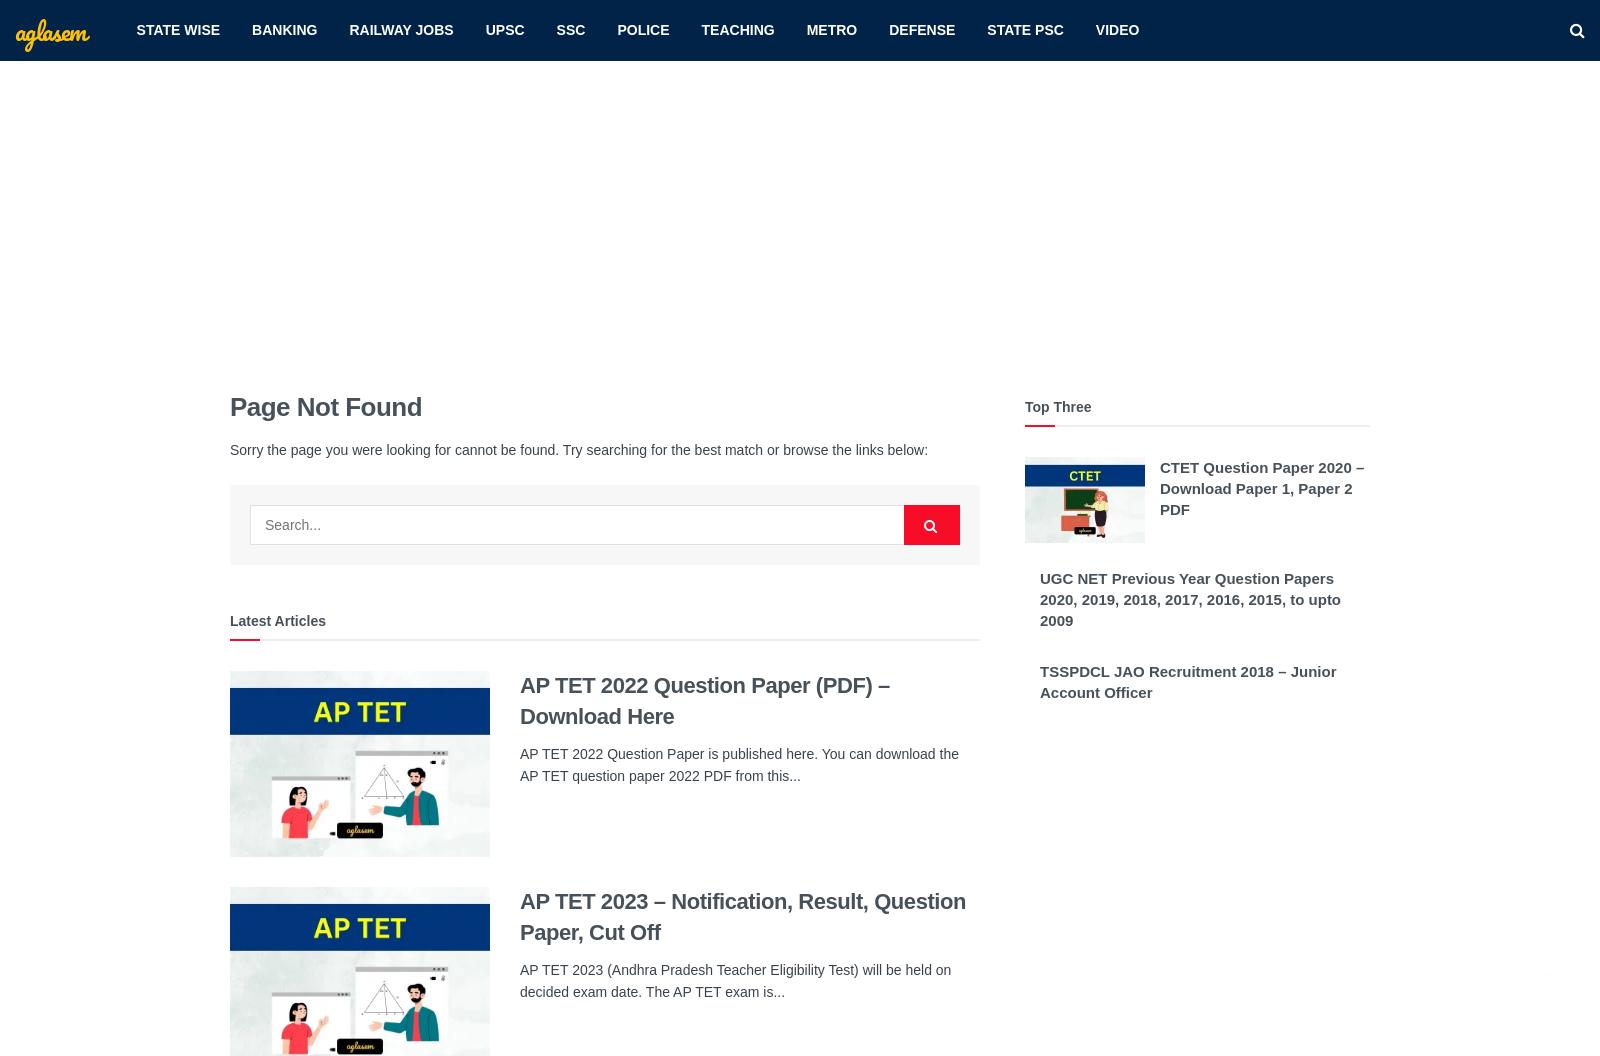 The width and height of the screenshot is (1600, 1056). What do you see at coordinates (229, 620) in the screenshot?
I see `'Latest Articles'` at bounding box center [229, 620].